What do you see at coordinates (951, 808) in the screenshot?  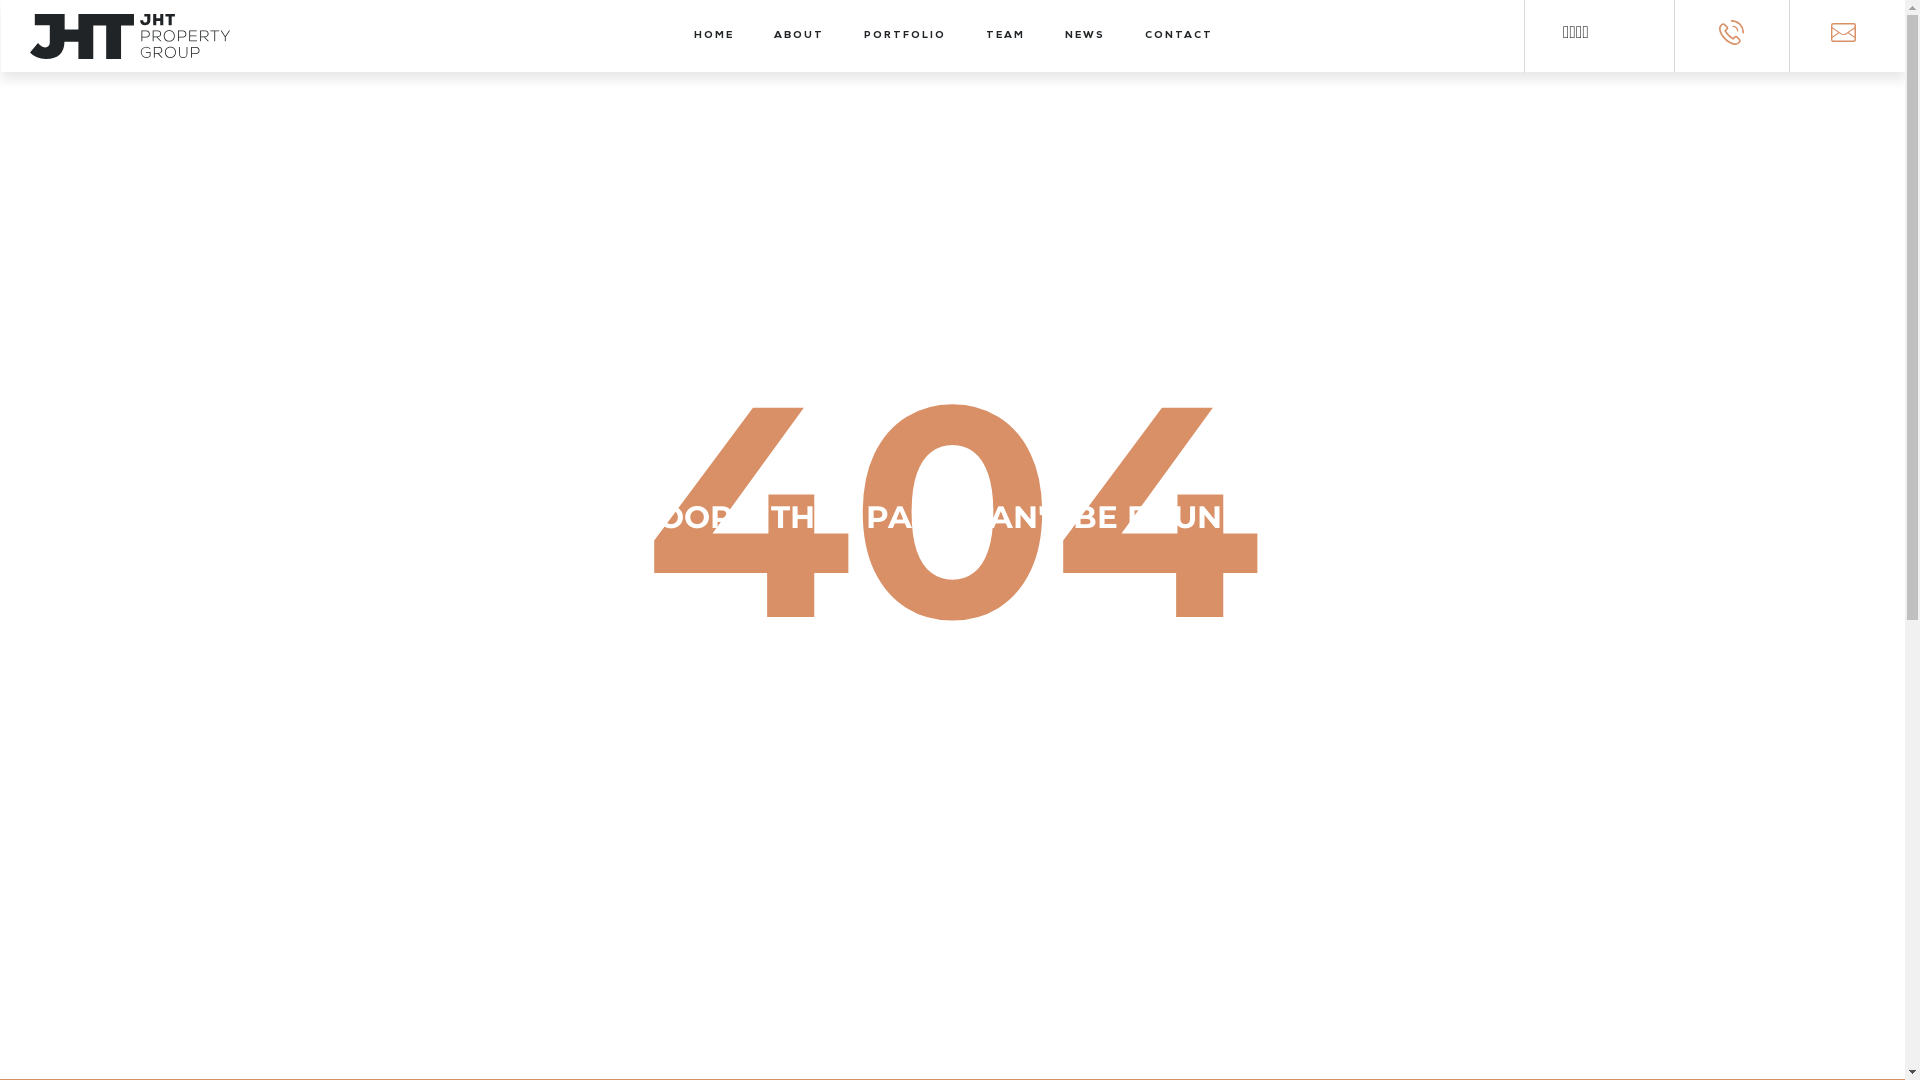 I see `'Home Page'` at bounding box center [951, 808].